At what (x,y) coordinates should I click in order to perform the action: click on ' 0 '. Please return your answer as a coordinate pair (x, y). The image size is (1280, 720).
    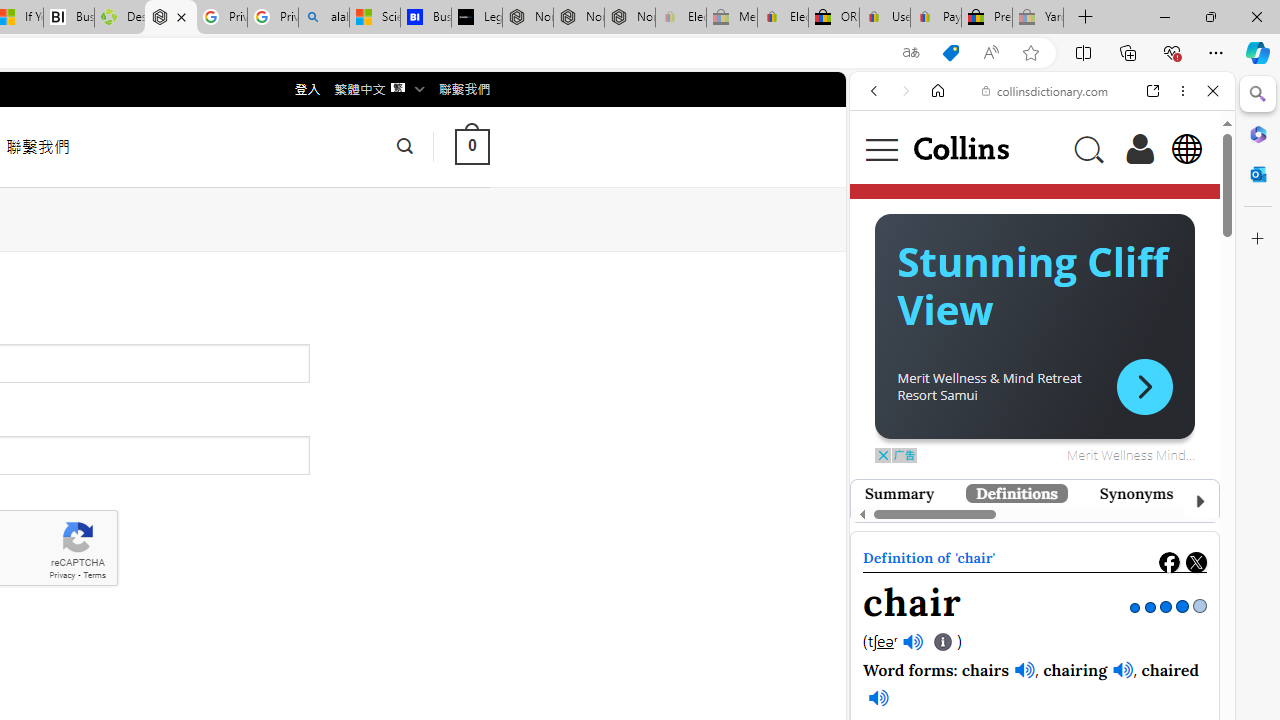
    Looking at the image, I should click on (471, 145).